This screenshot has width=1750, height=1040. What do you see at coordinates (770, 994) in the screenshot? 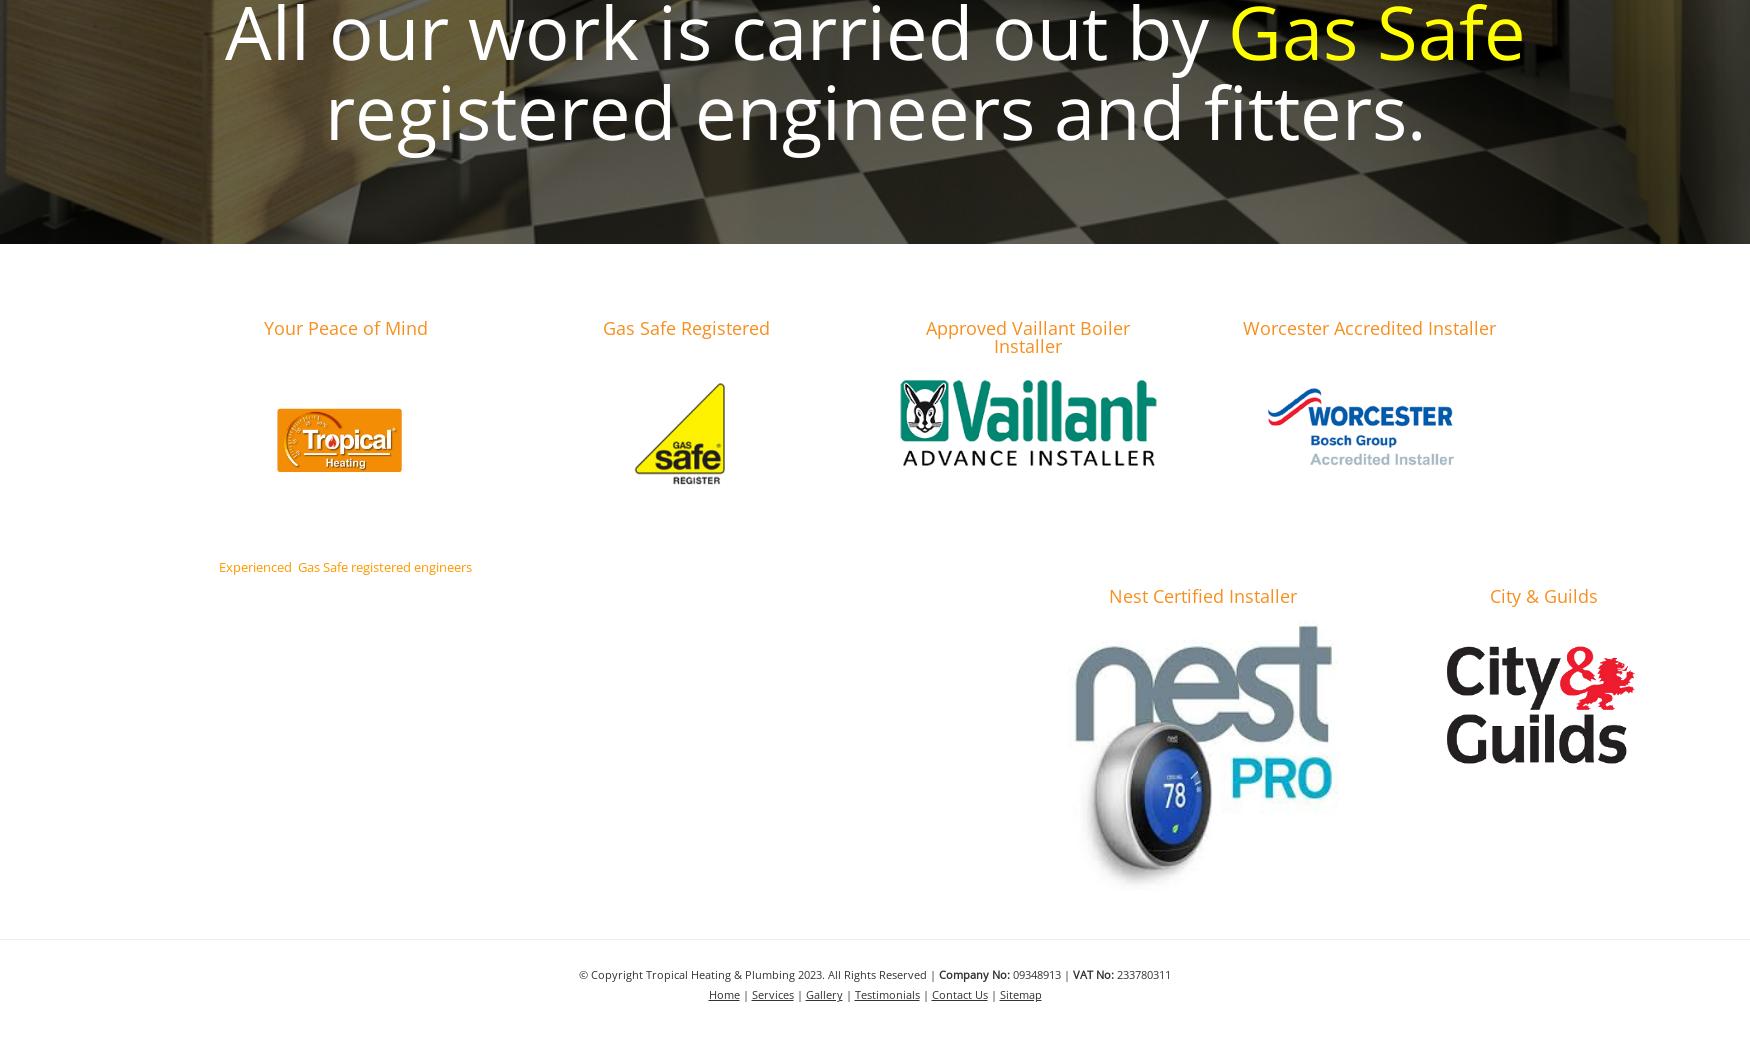
I see `'Services'` at bounding box center [770, 994].